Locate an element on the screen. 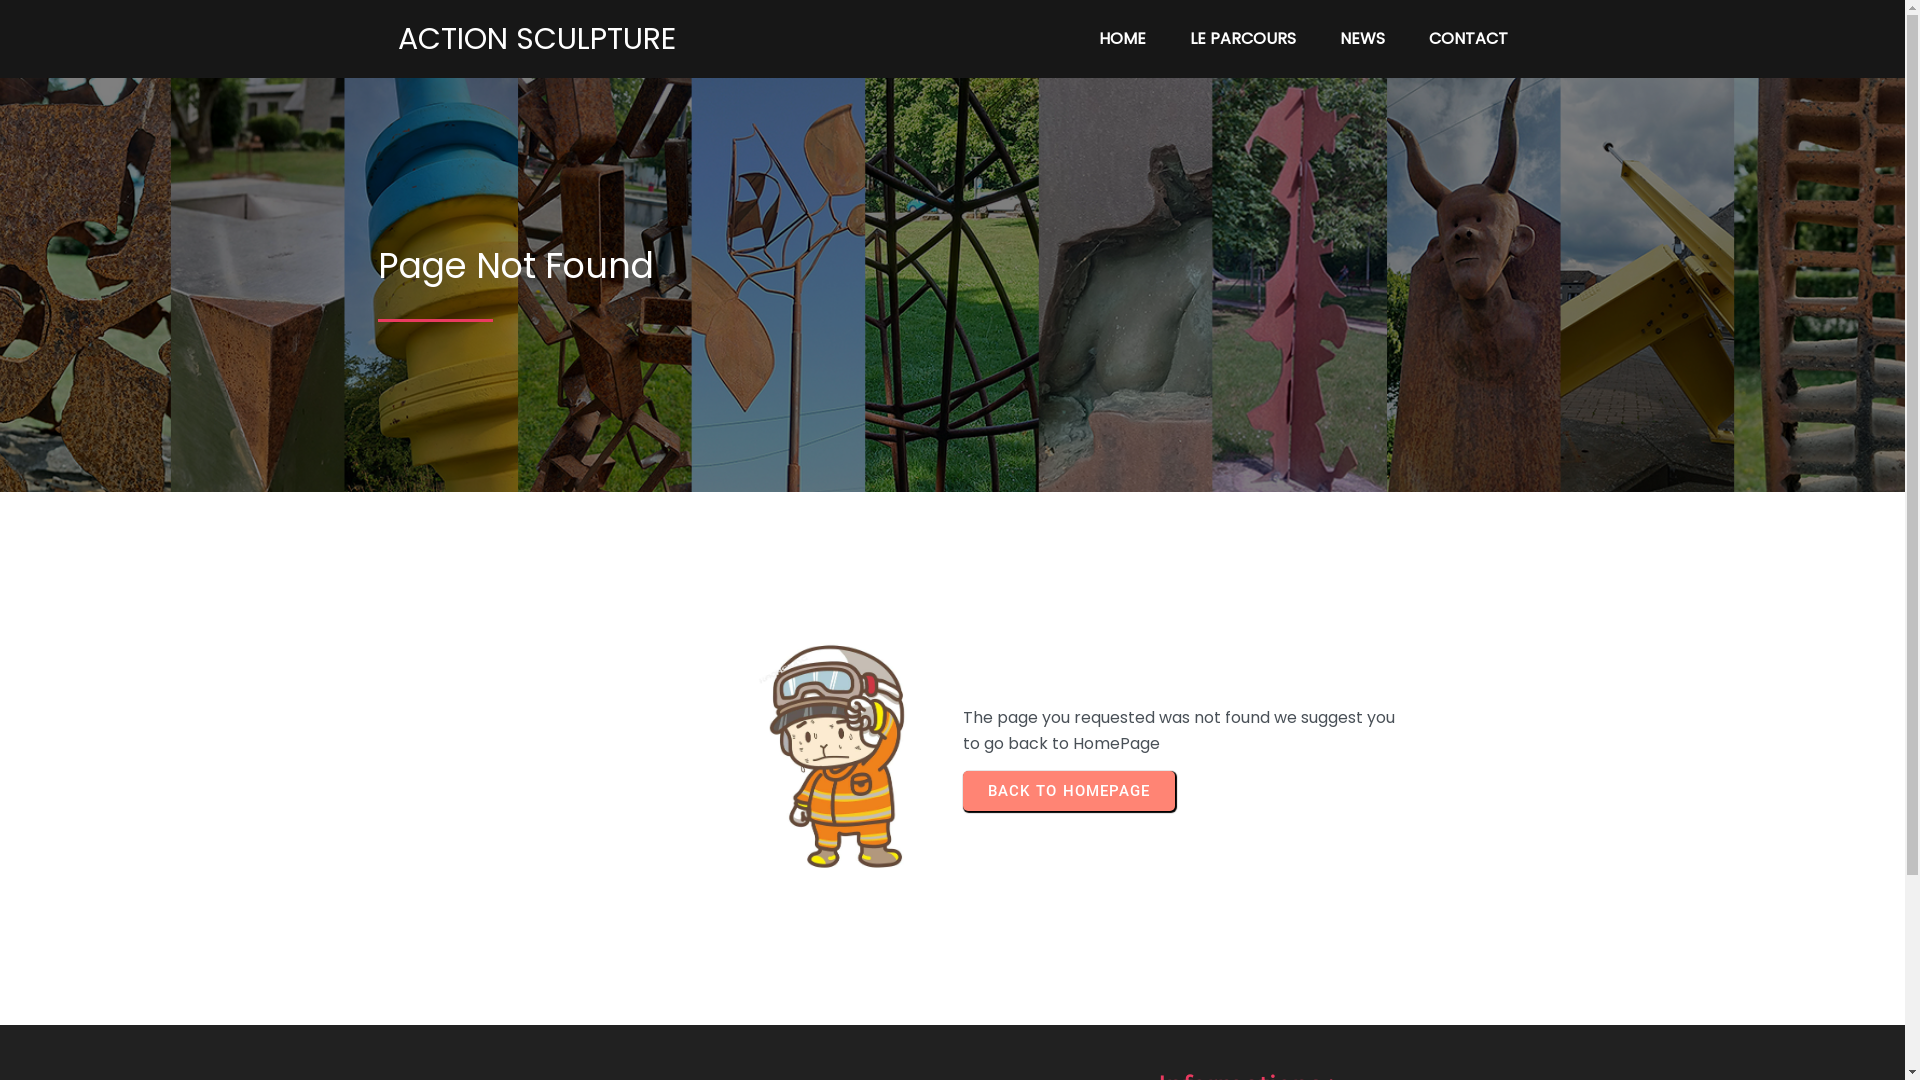 This screenshot has width=1920, height=1080. 'LE PARCOURS' is located at coordinates (1242, 38).